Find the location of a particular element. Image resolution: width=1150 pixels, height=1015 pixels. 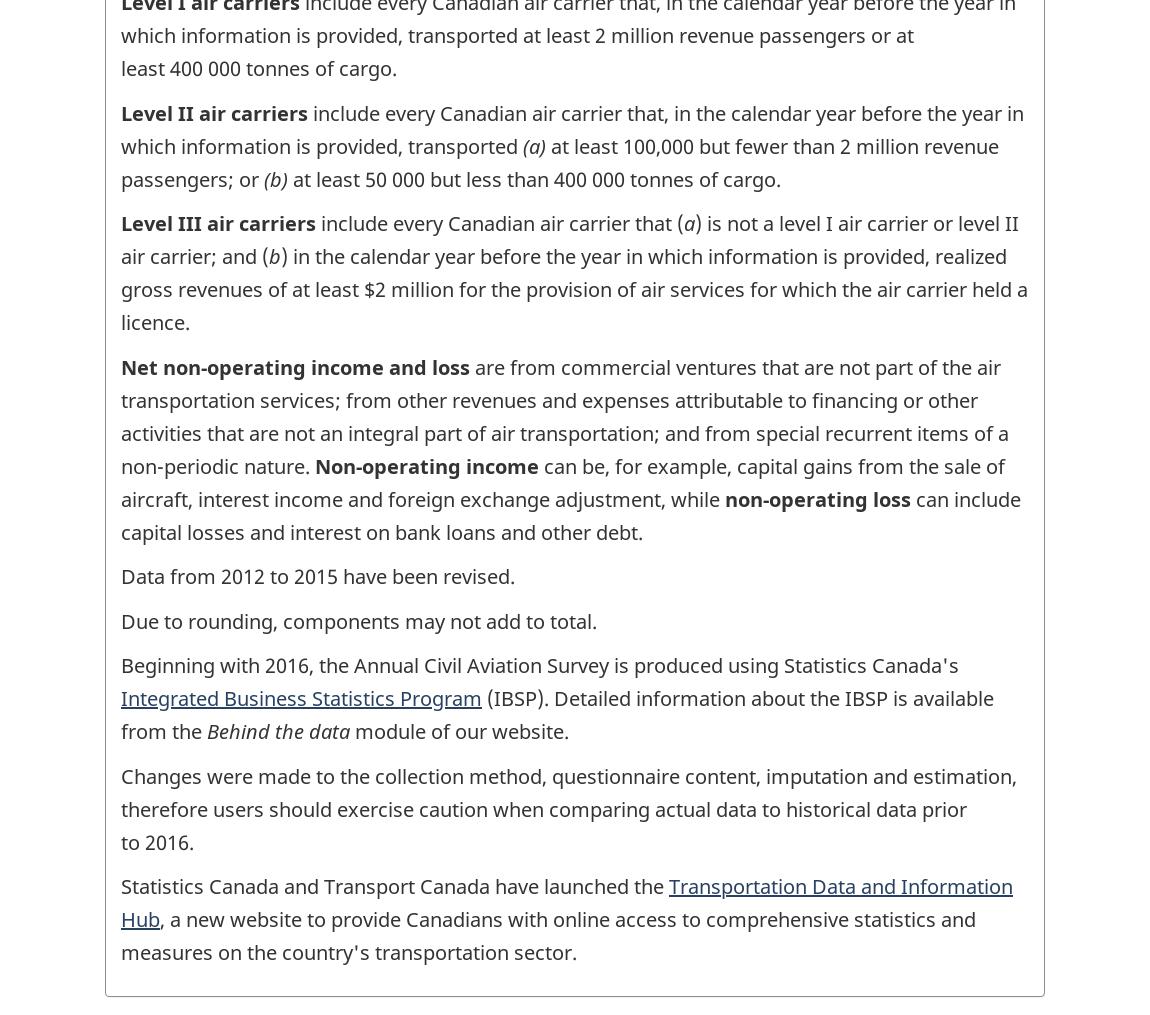

') is not a level I air carrier or level II air carrier; and (' is located at coordinates (570, 240).